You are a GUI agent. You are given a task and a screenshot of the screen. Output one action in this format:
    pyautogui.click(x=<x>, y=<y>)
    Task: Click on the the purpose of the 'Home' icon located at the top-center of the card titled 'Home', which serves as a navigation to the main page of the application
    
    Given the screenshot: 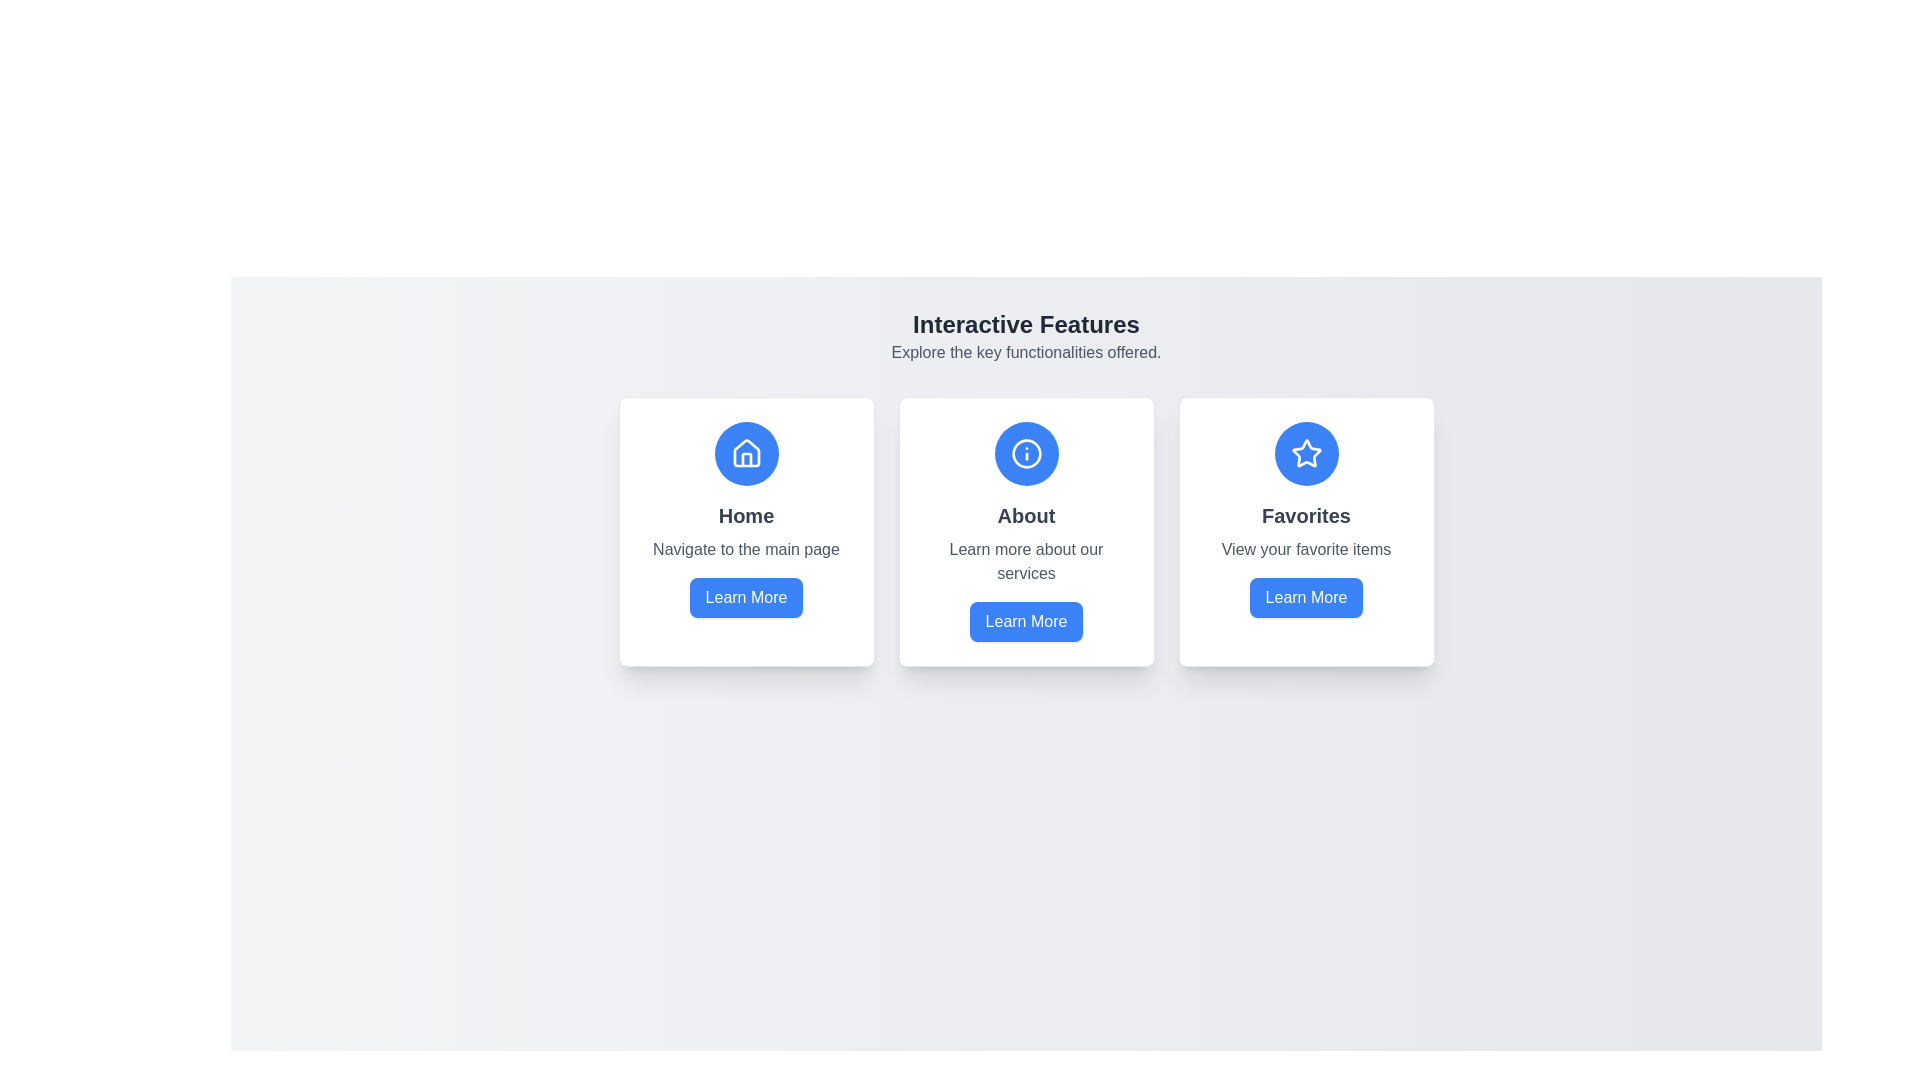 What is the action you would take?
    pyautogui.click(x=745, y=454)
    